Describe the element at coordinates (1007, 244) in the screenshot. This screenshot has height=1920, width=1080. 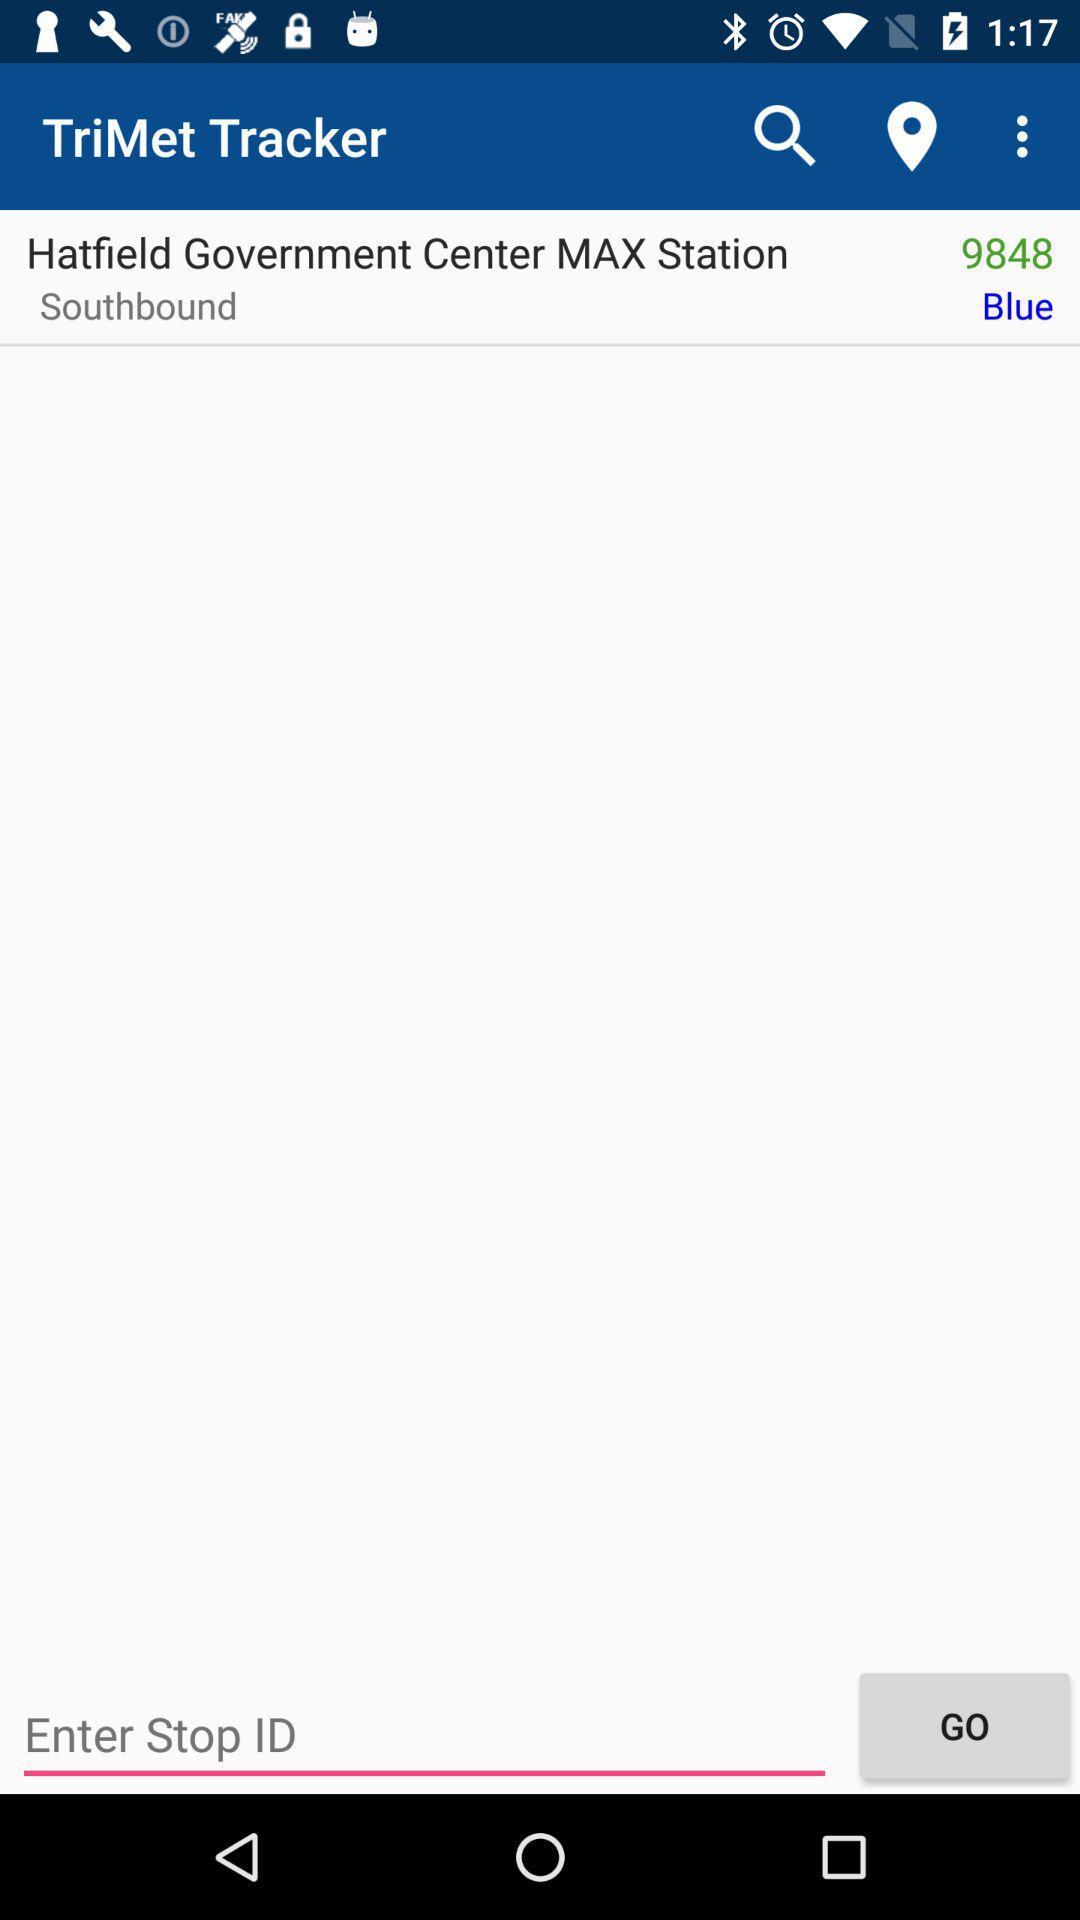
I see `icon to the right of hatfield government center icon` at that location.